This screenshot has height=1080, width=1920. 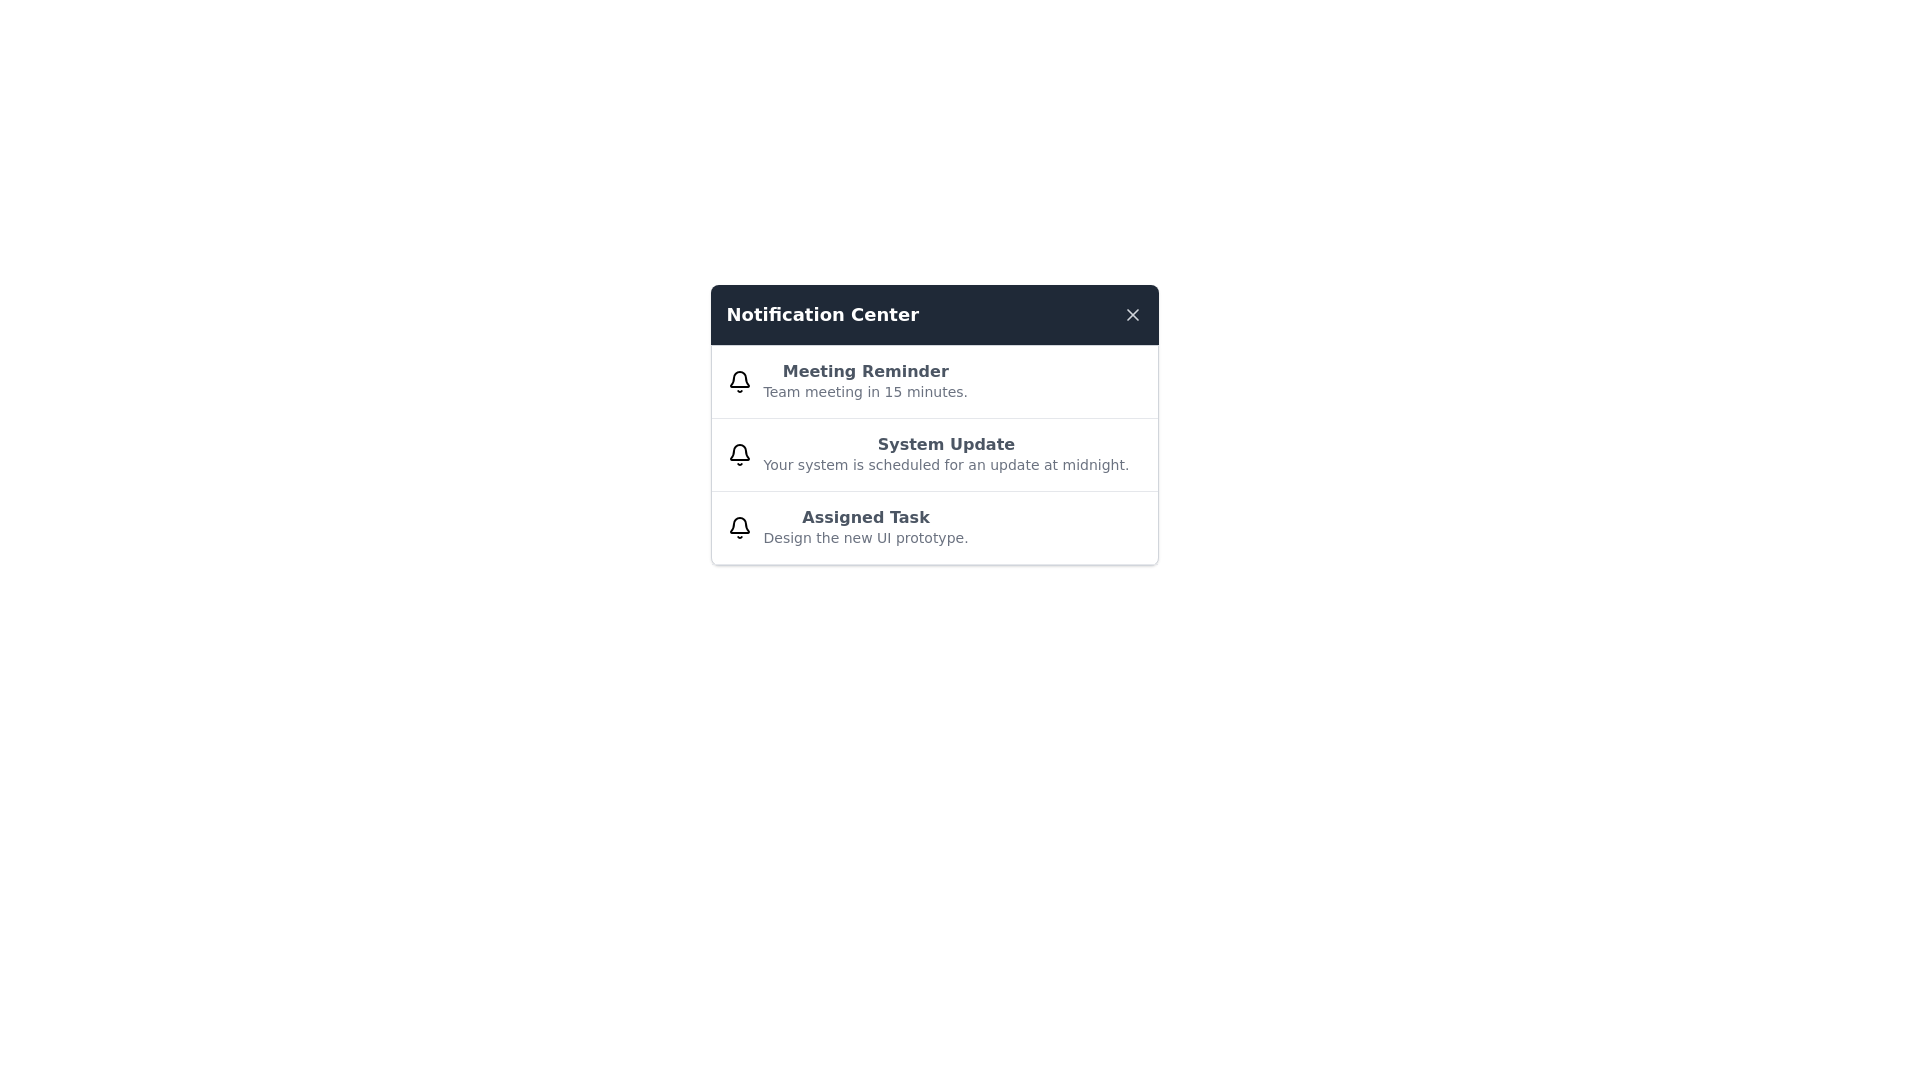 I want to click on the bell icon that indicates notifications for the 'Meeting Reminder' in the notification center, so click(x=738, y=381).